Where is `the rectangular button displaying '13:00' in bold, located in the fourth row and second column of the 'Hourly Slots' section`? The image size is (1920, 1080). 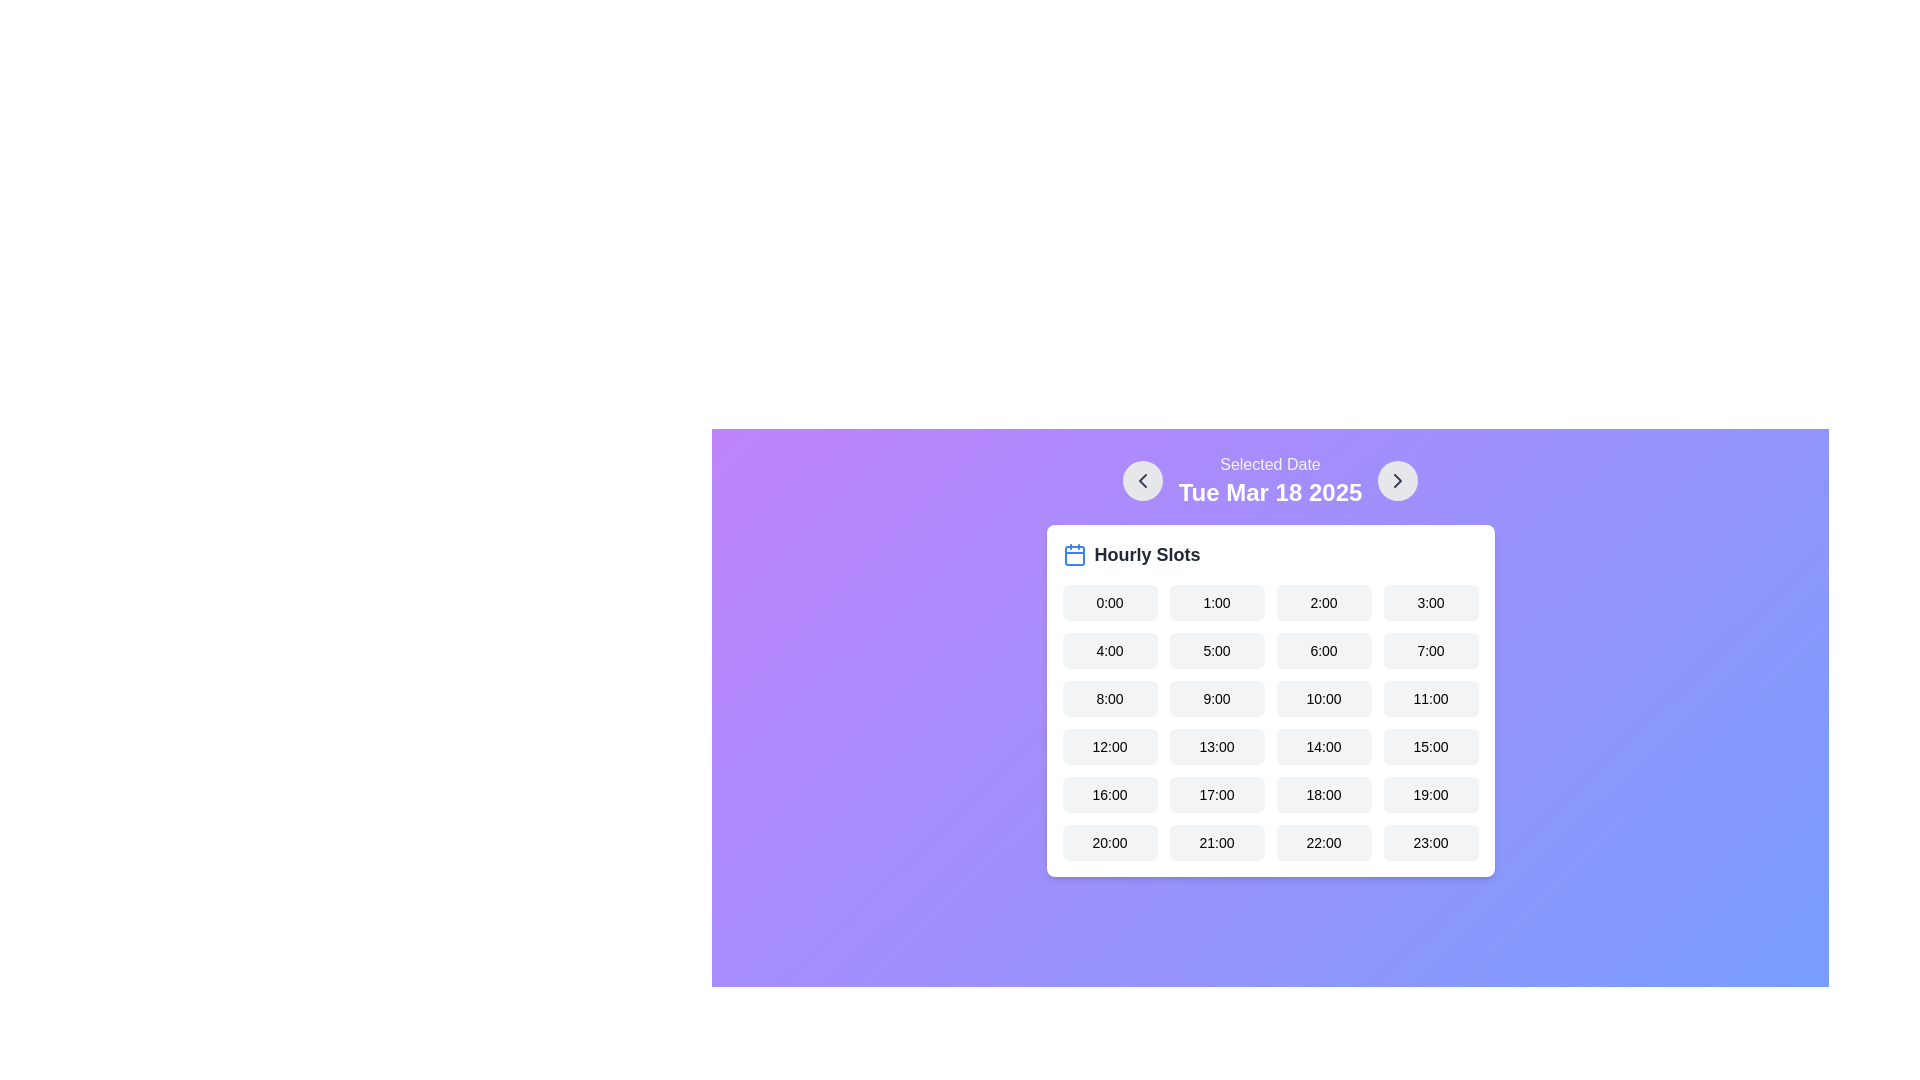 the rectangular button displaying '13:00' in bold, located in the fourth row and second column of the 'Hourly Slots' section is located at coordinates (1216, 747).